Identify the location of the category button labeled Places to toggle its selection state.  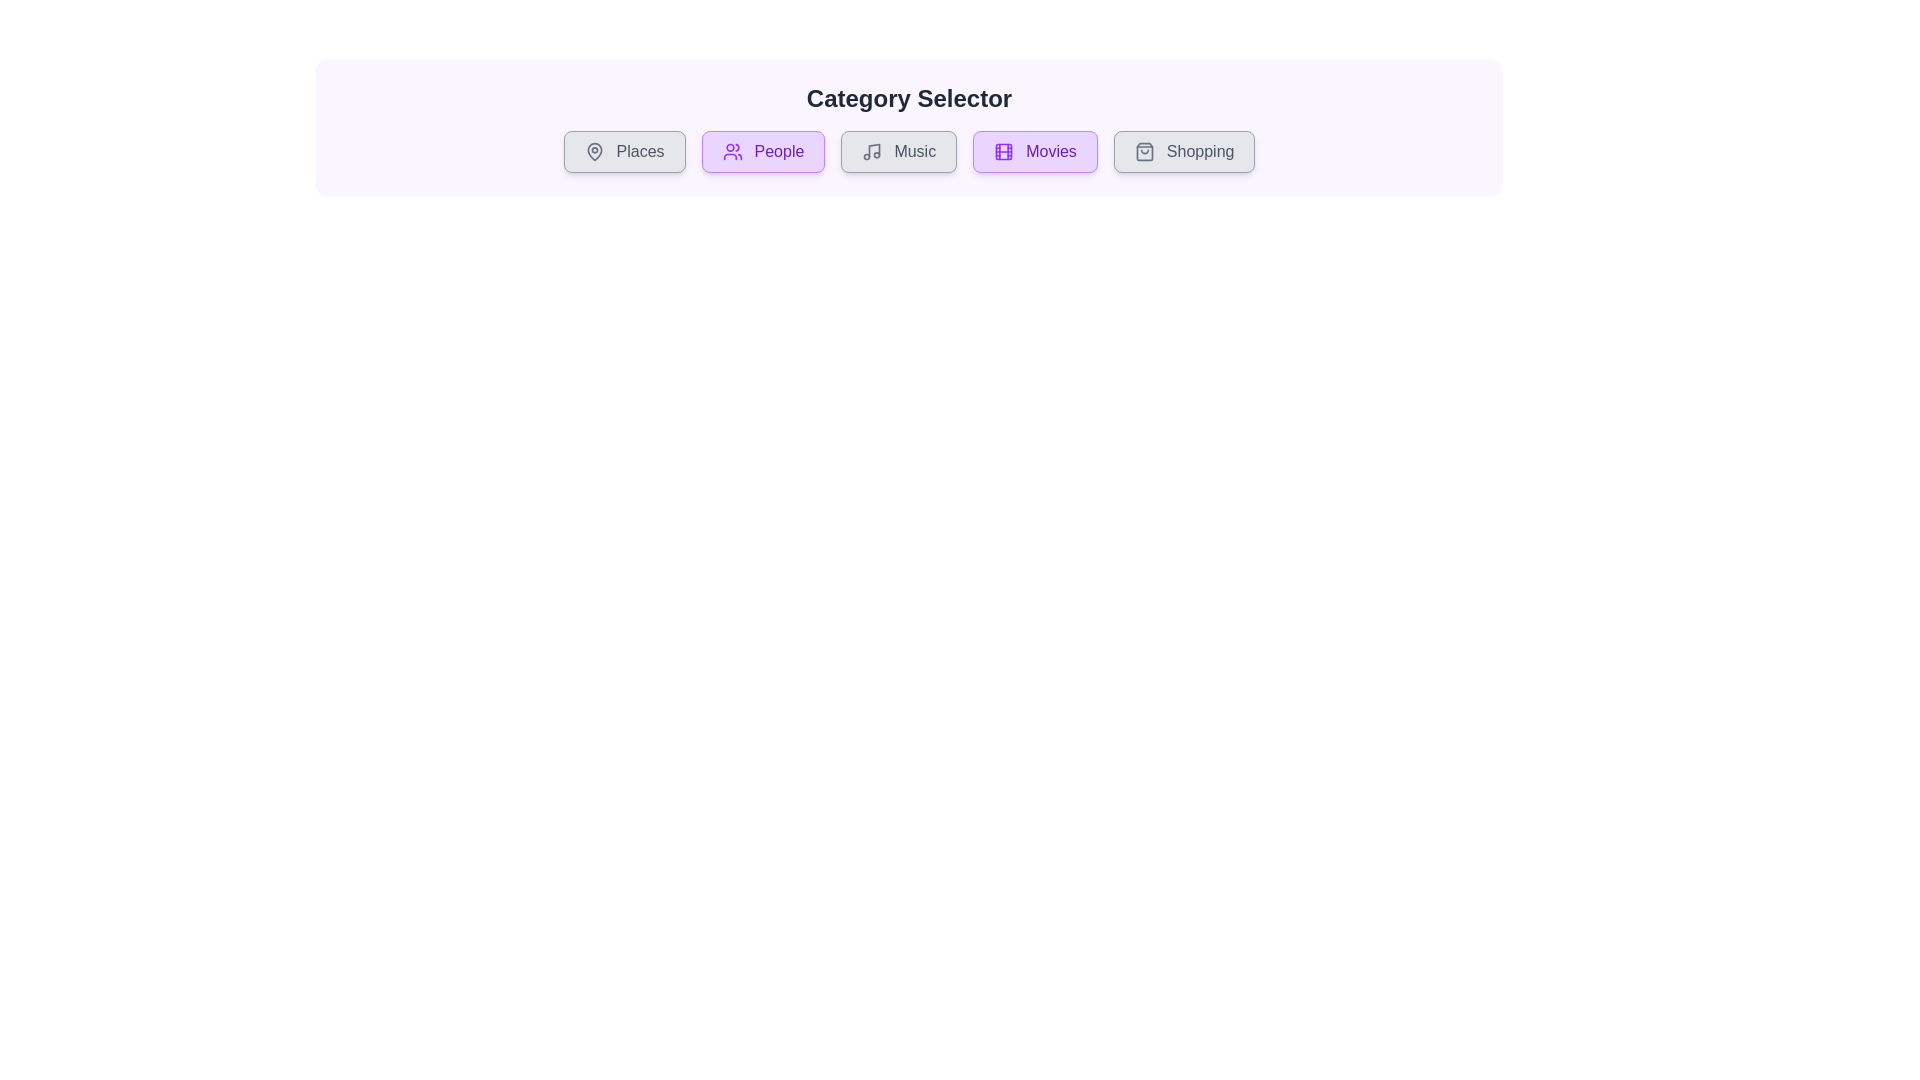
(623, 150).